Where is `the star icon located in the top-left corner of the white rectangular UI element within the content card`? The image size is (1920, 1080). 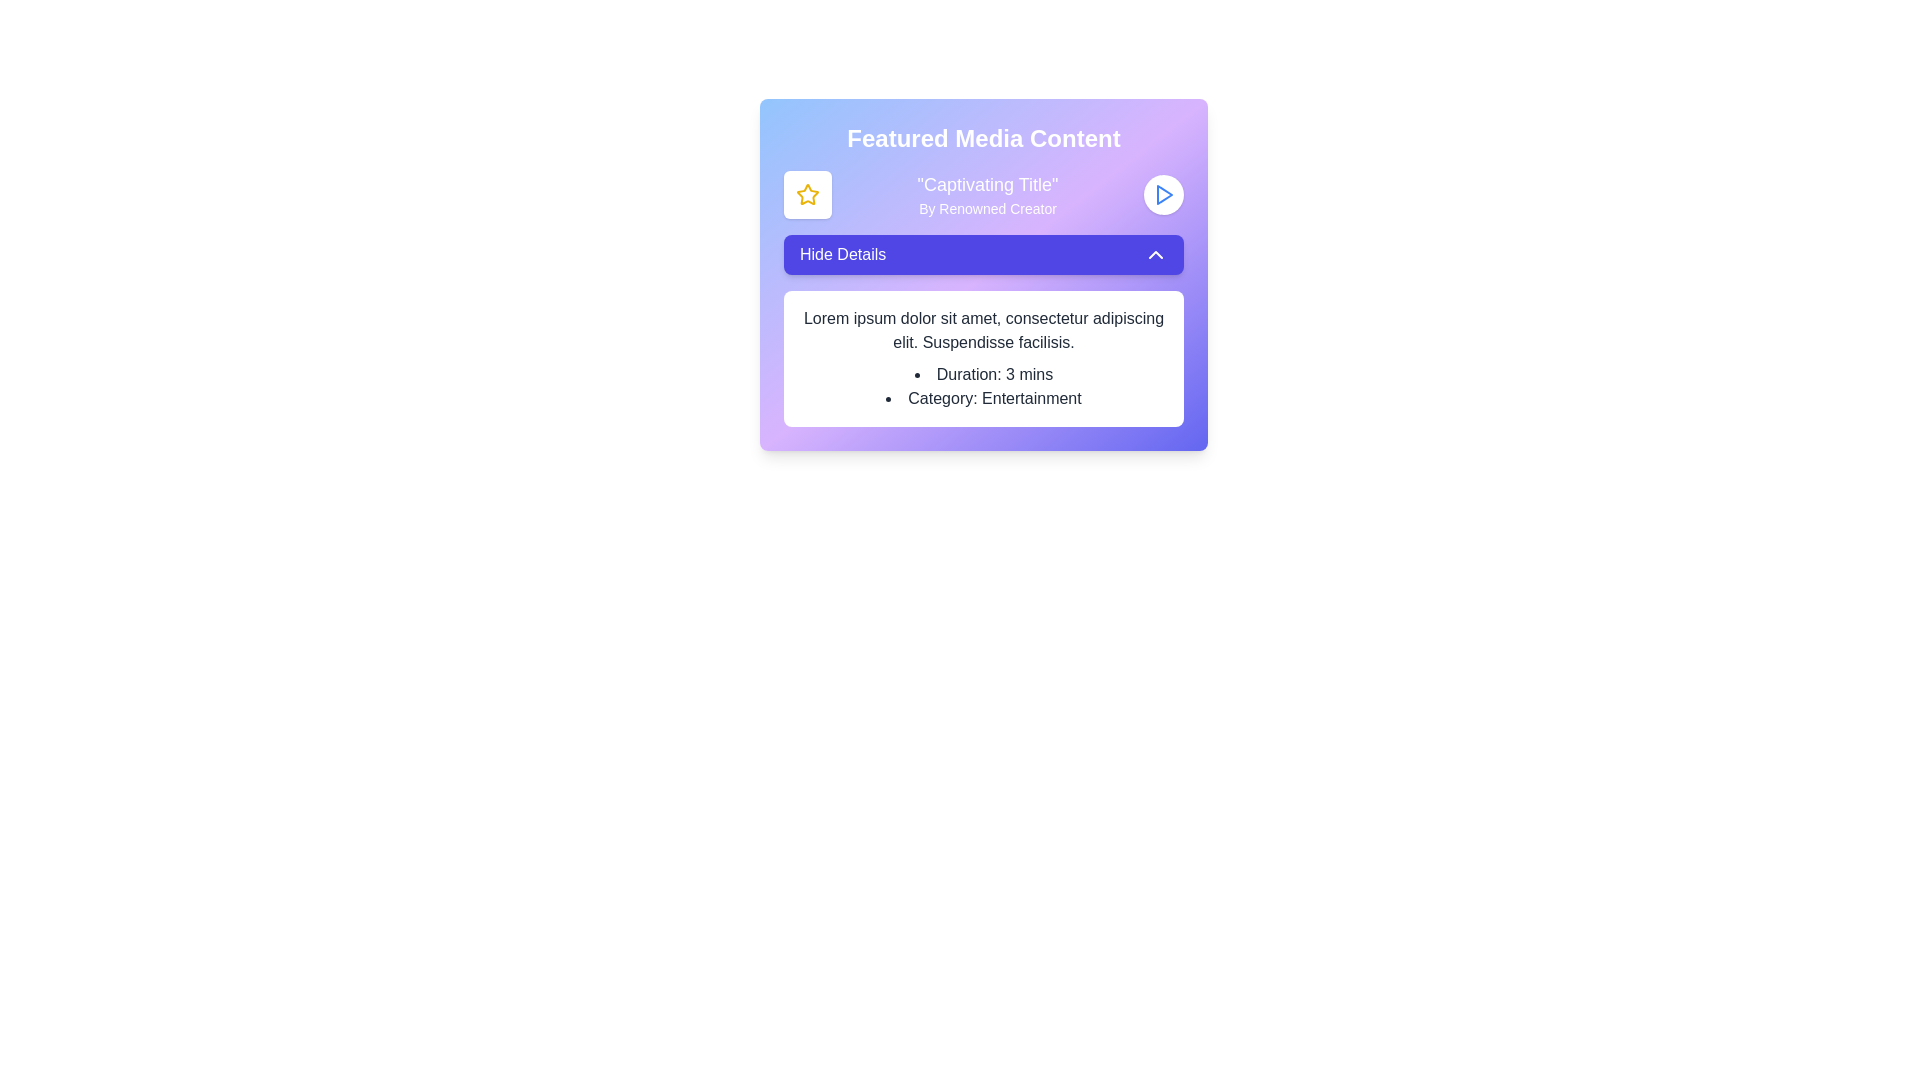
the star icon located in the top-left corner of the white rectangular UI element within the content card is located at coordinates (807, 195).